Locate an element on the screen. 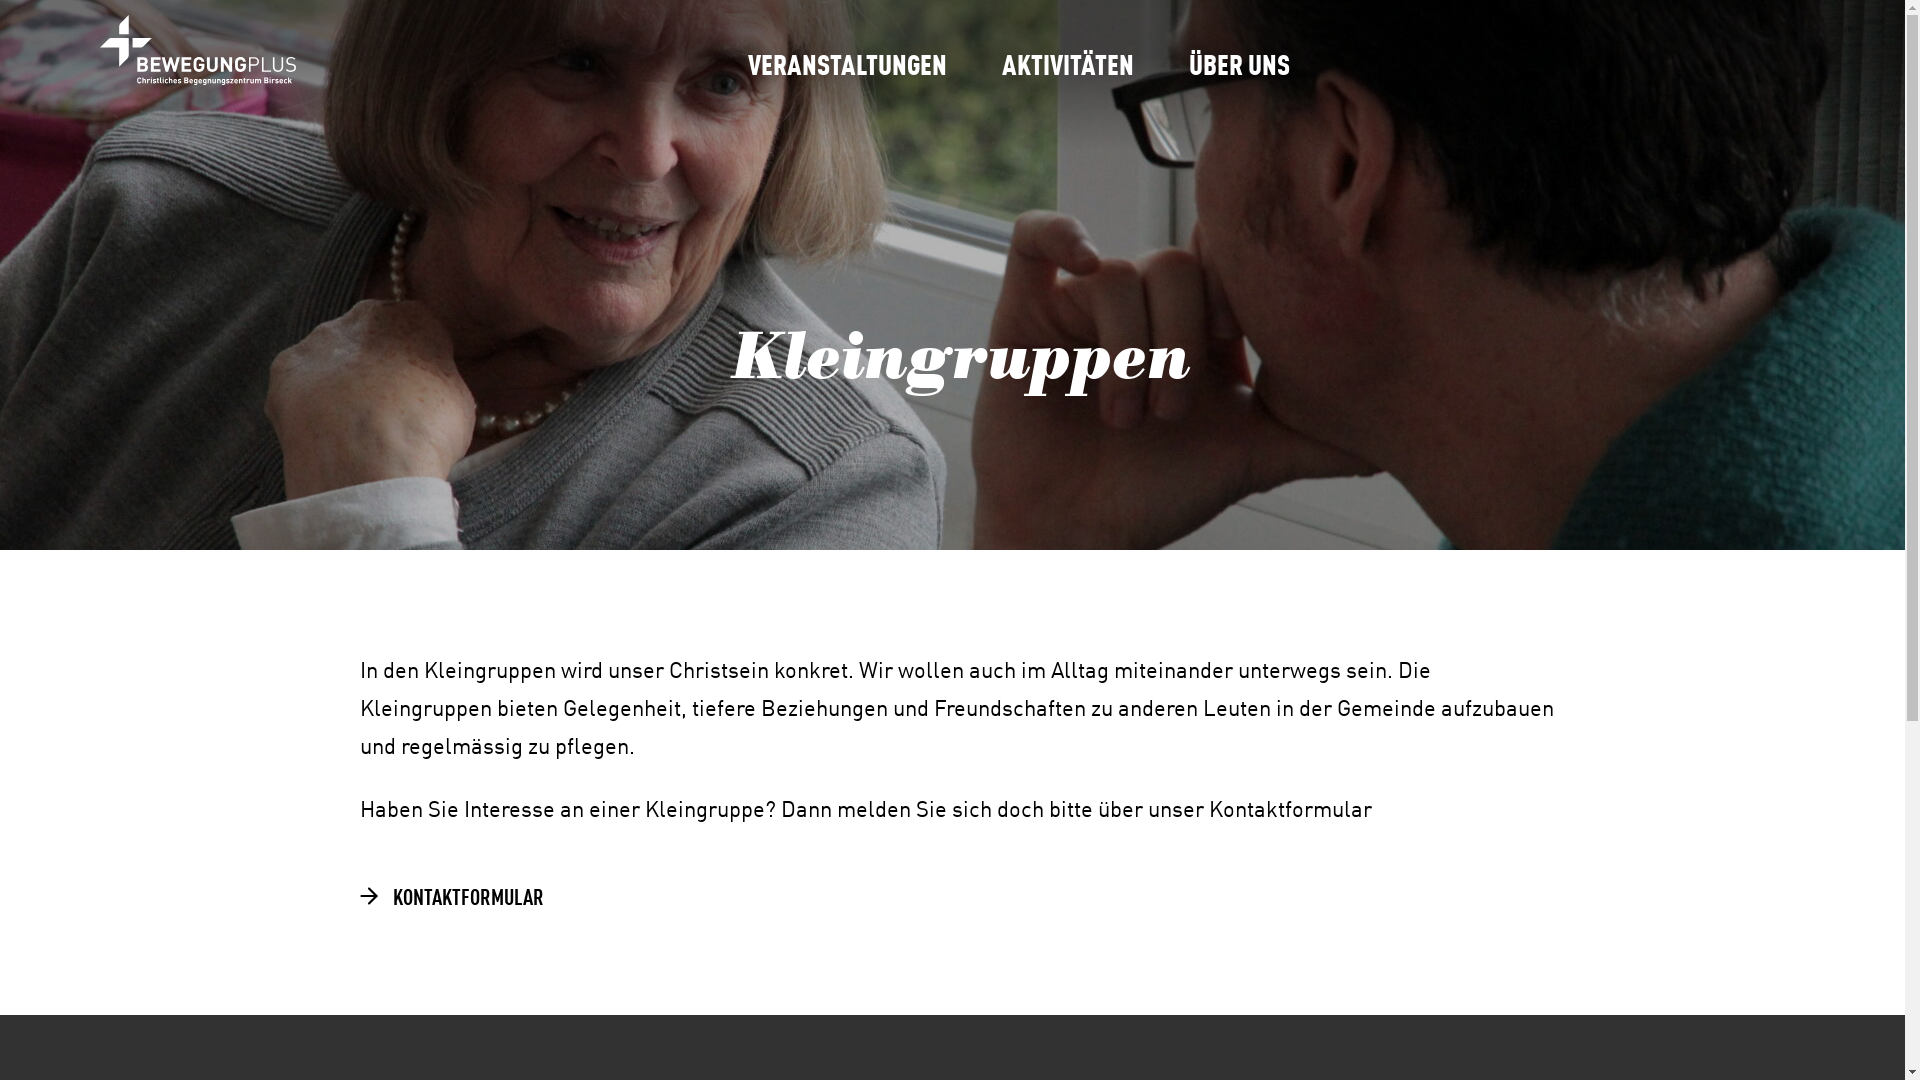 This screenshot has height=1080, width=1920. 'KONTAKTFORMULAR' is located at coordinates (358, 894).